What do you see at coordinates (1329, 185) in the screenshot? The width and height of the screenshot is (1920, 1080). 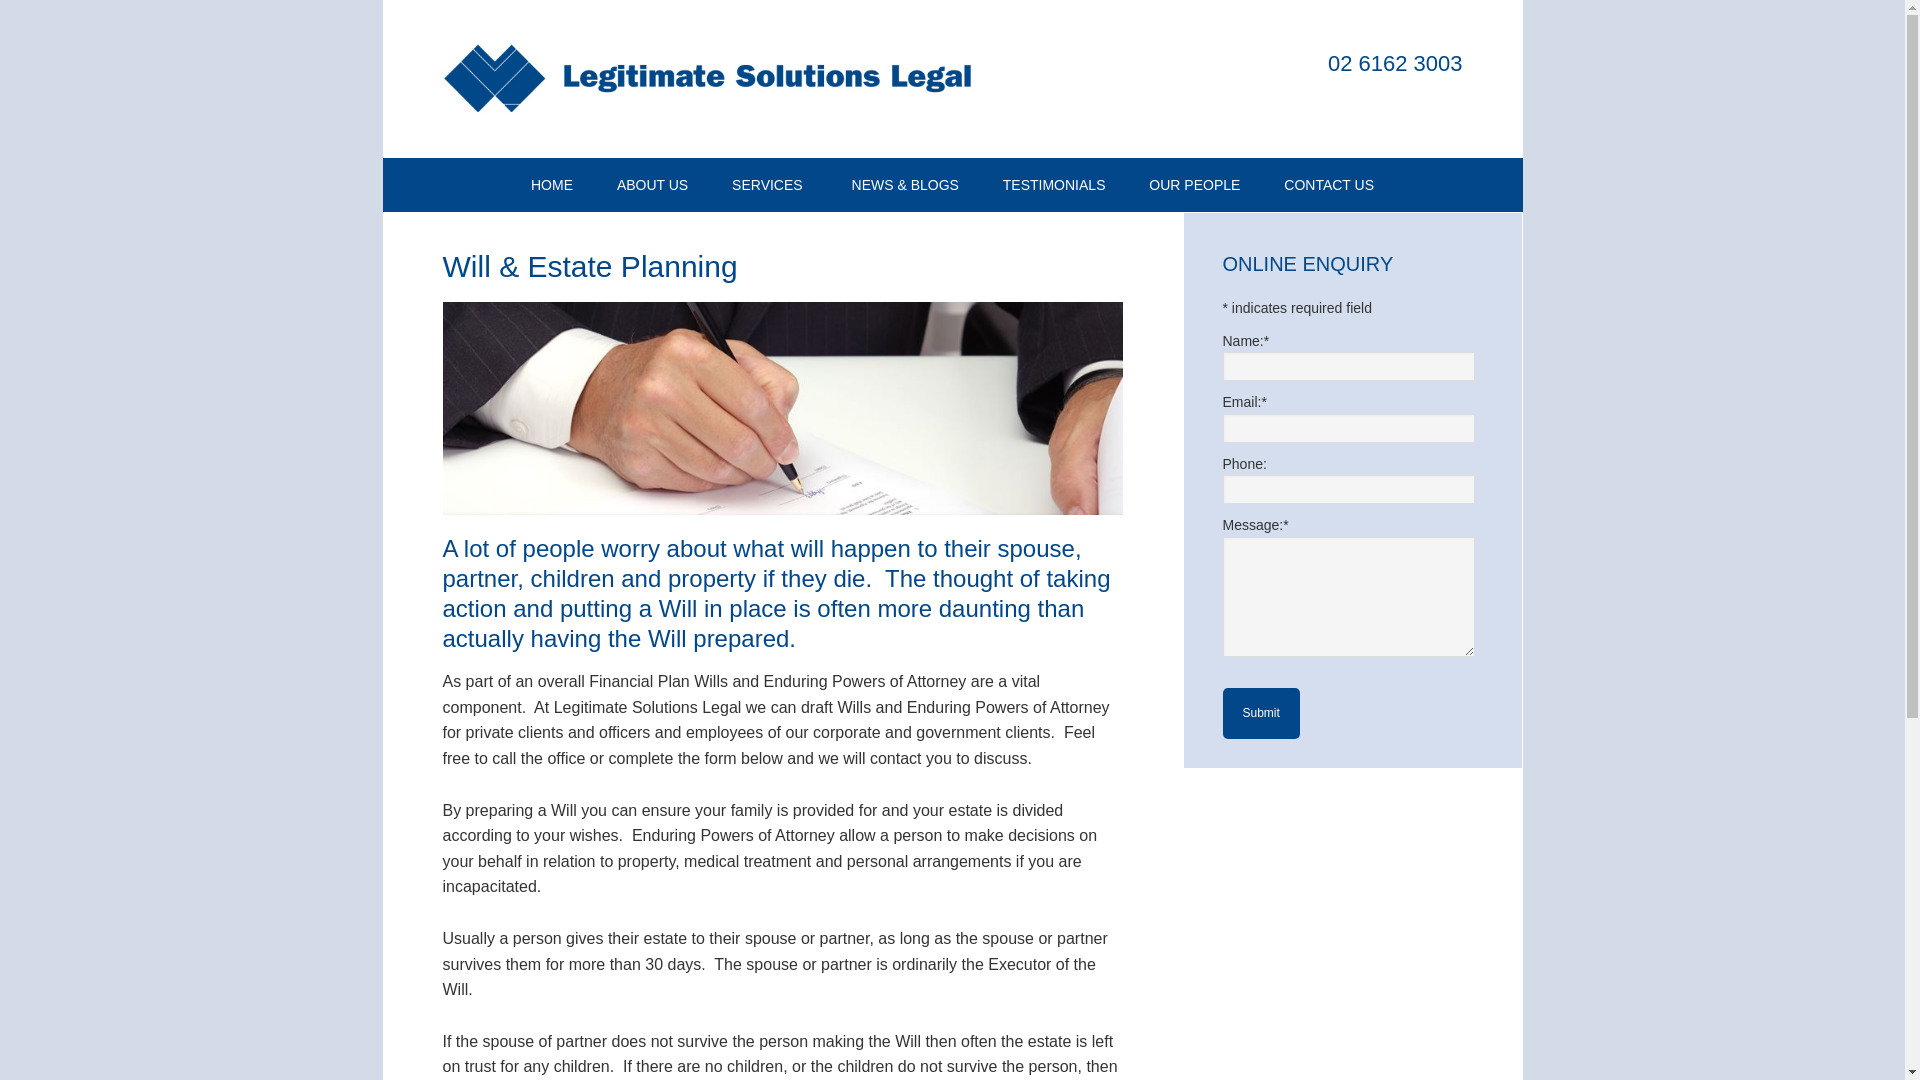 I see `'CONTACT US'` at bounding box center [1329, 185].